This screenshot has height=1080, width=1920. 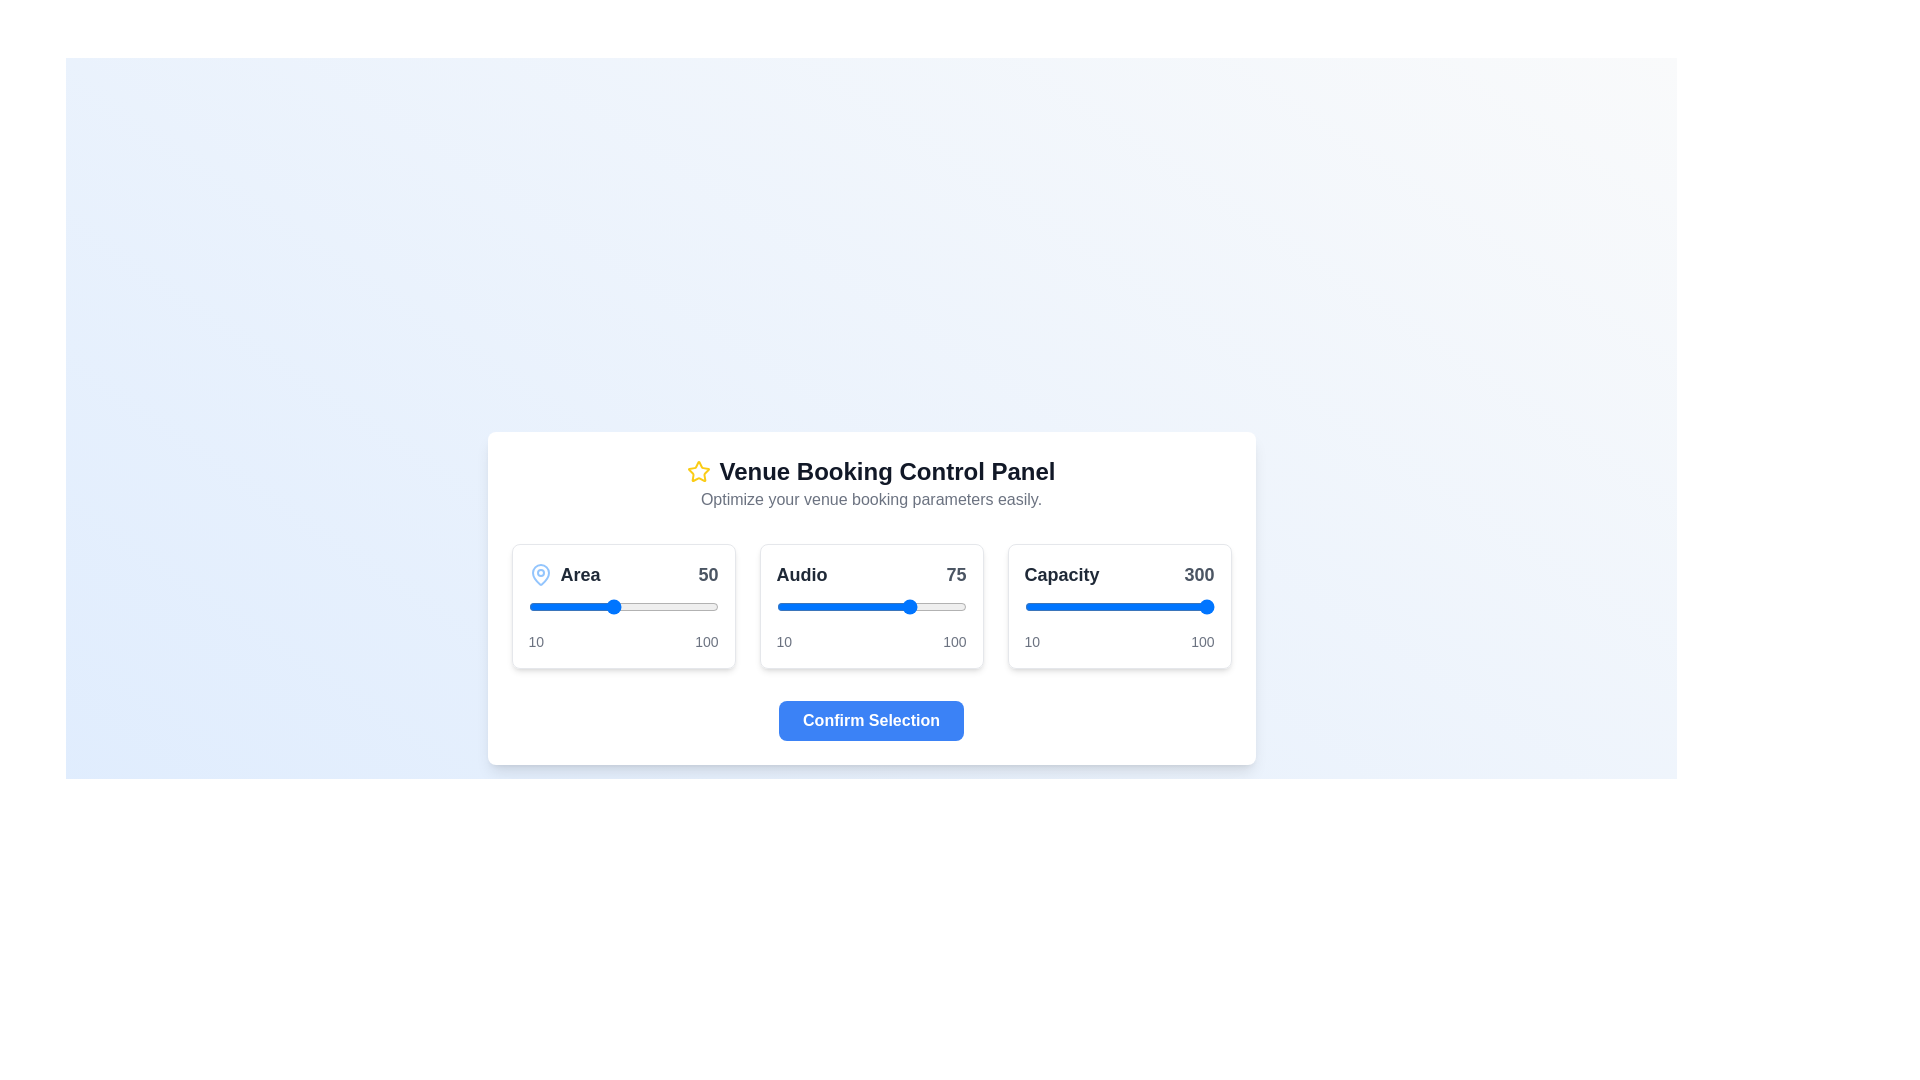 What do you see at coordinates (871, 720) in the screenshot?
I see `the confirmation button located at the bottom section of the 'Venue Booking Control Panel'` at bounding box center [871, 720].